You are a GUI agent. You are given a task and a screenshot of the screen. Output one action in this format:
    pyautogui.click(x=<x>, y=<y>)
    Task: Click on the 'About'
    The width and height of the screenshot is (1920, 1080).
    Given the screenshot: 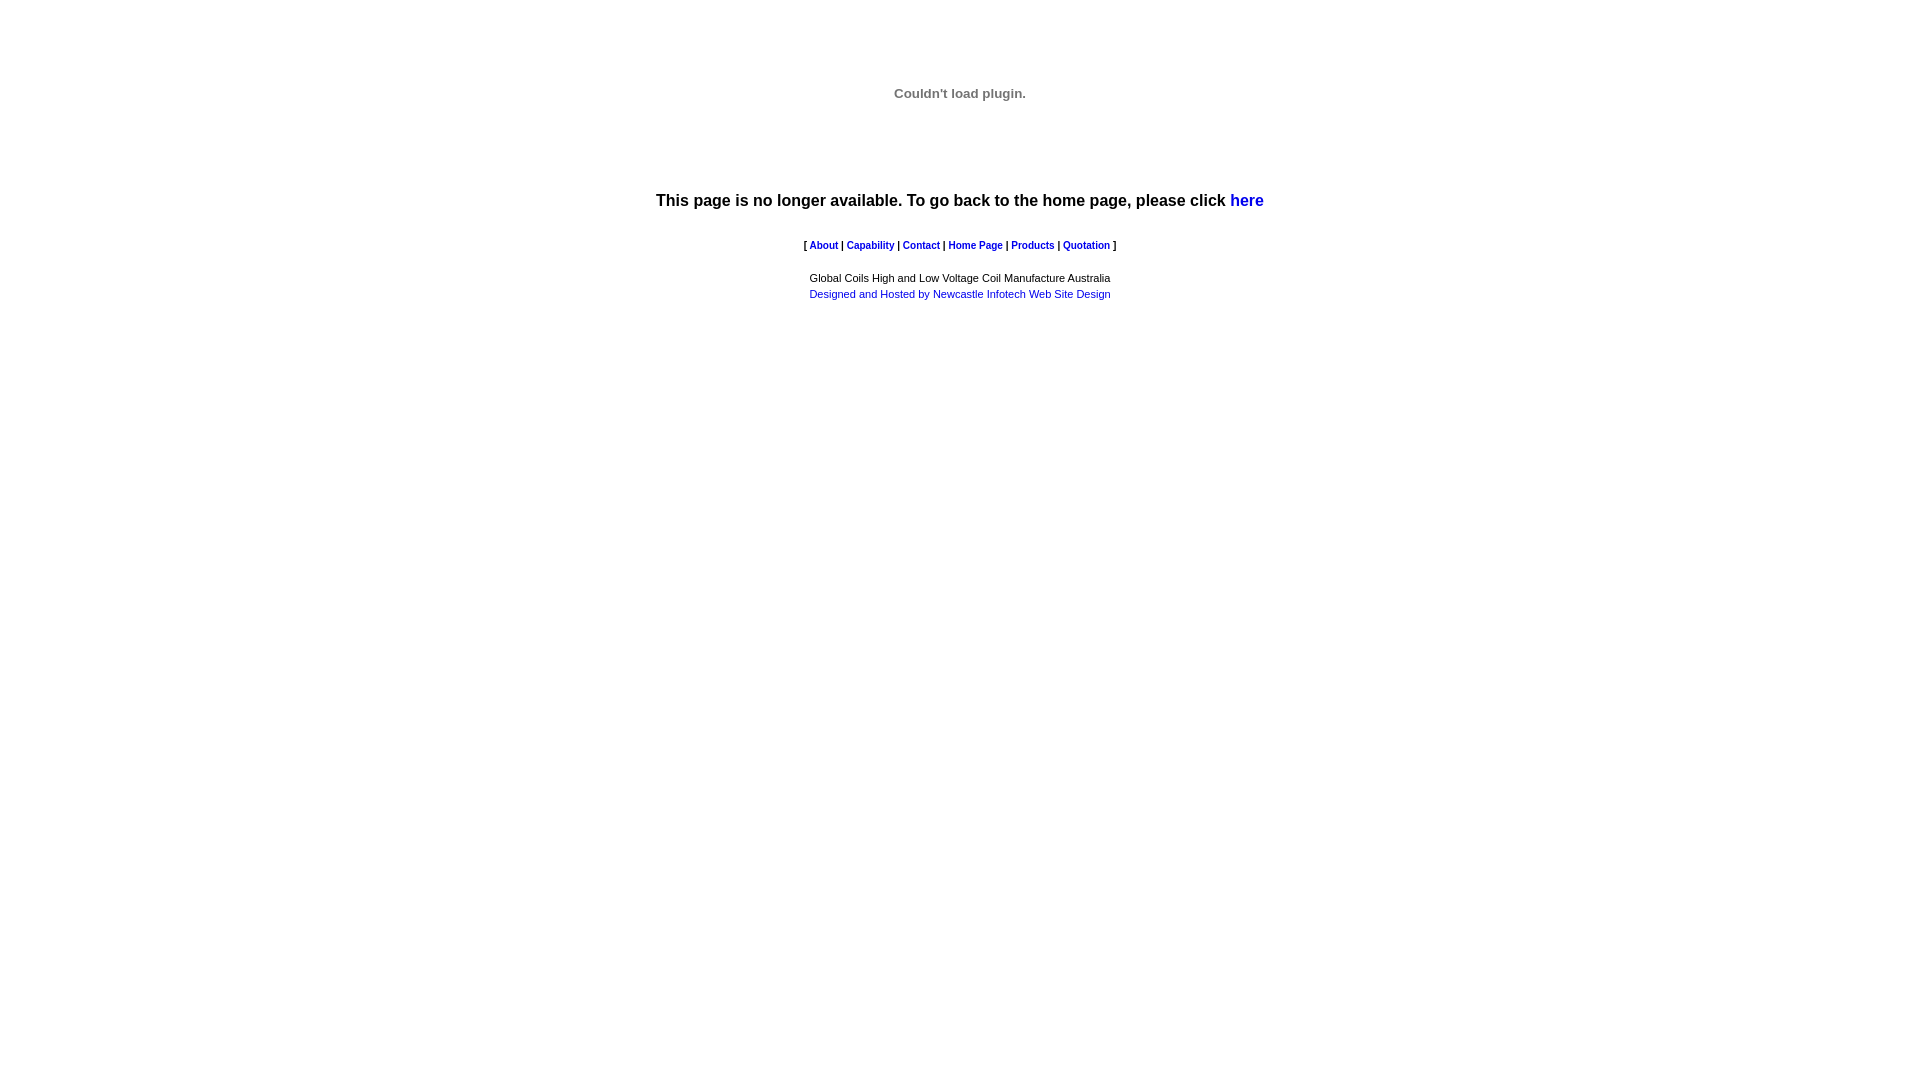 What is the action you would take?
    pyautogui.click(x=823, y=244)
    